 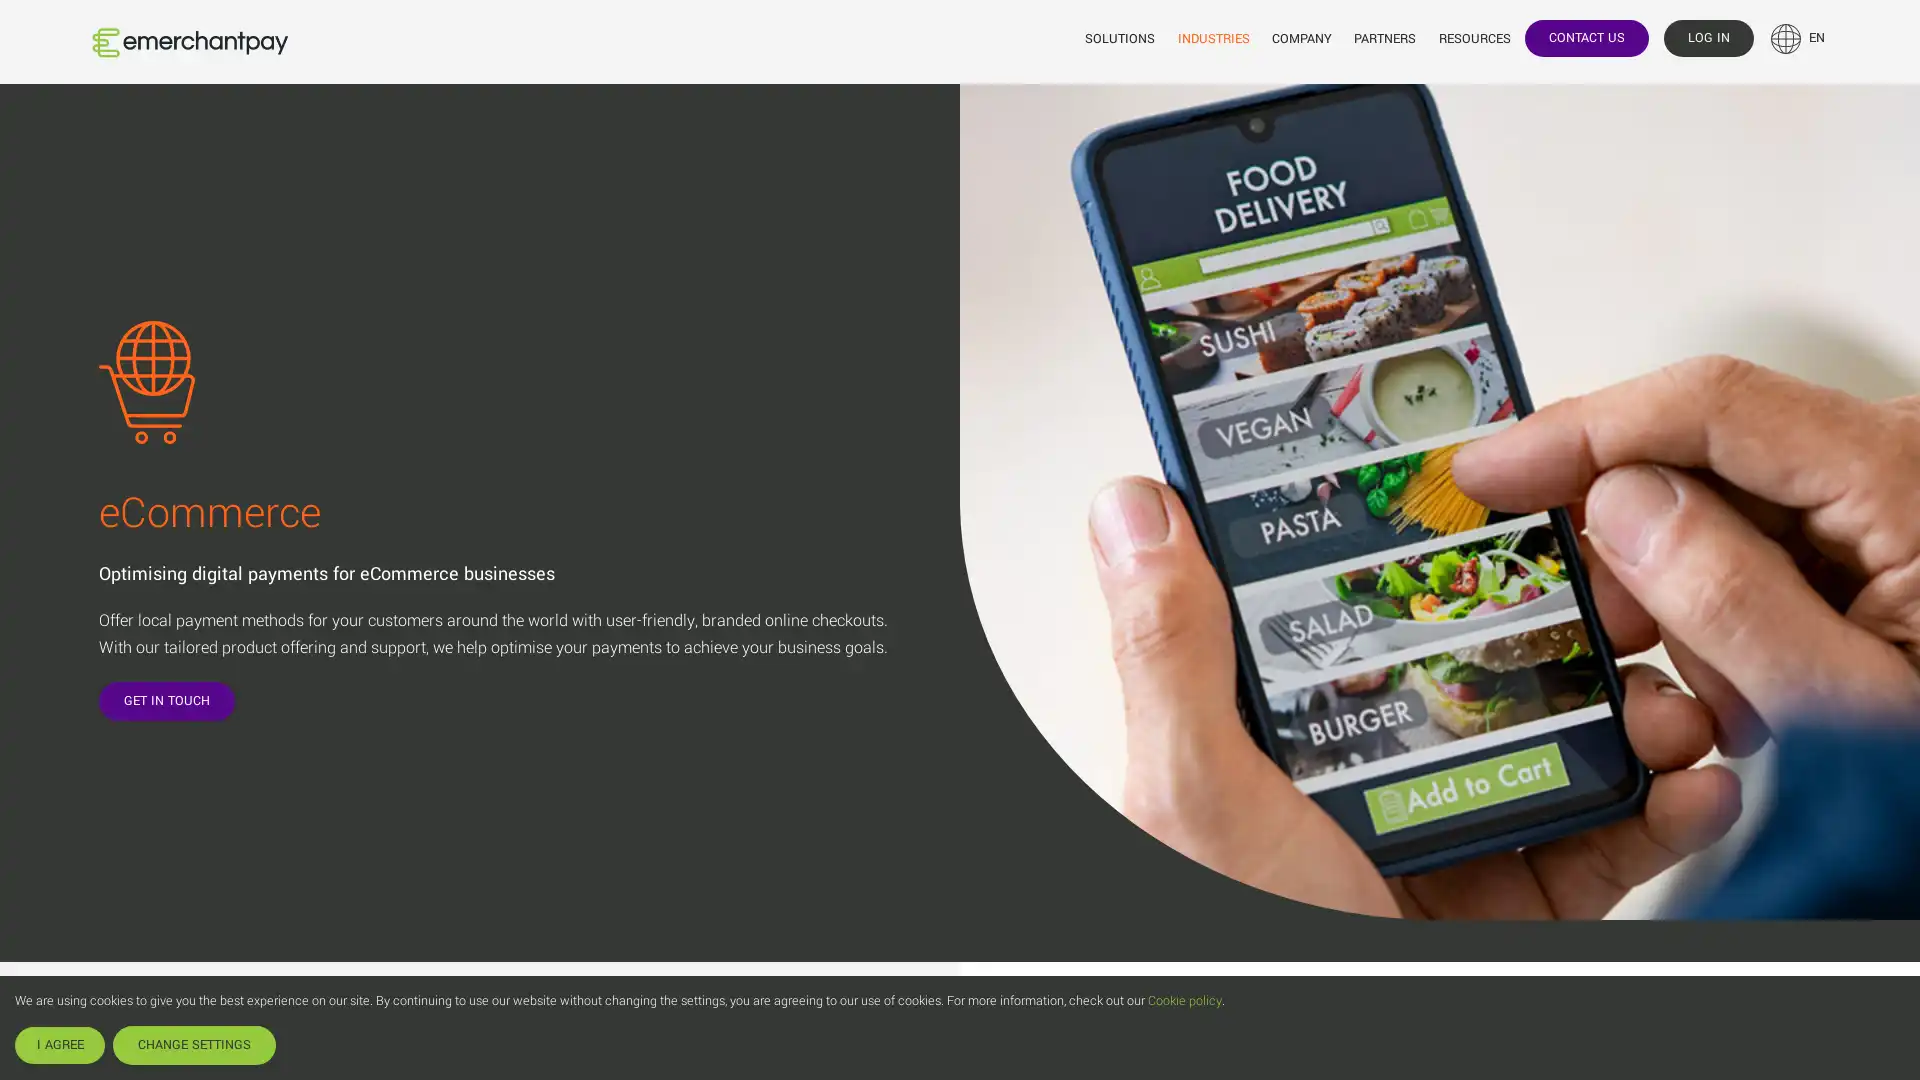 What do you see at coordinates (1707, 37) in the screenshot?
I see `LOG IN` at bounding box center [1707, 37].